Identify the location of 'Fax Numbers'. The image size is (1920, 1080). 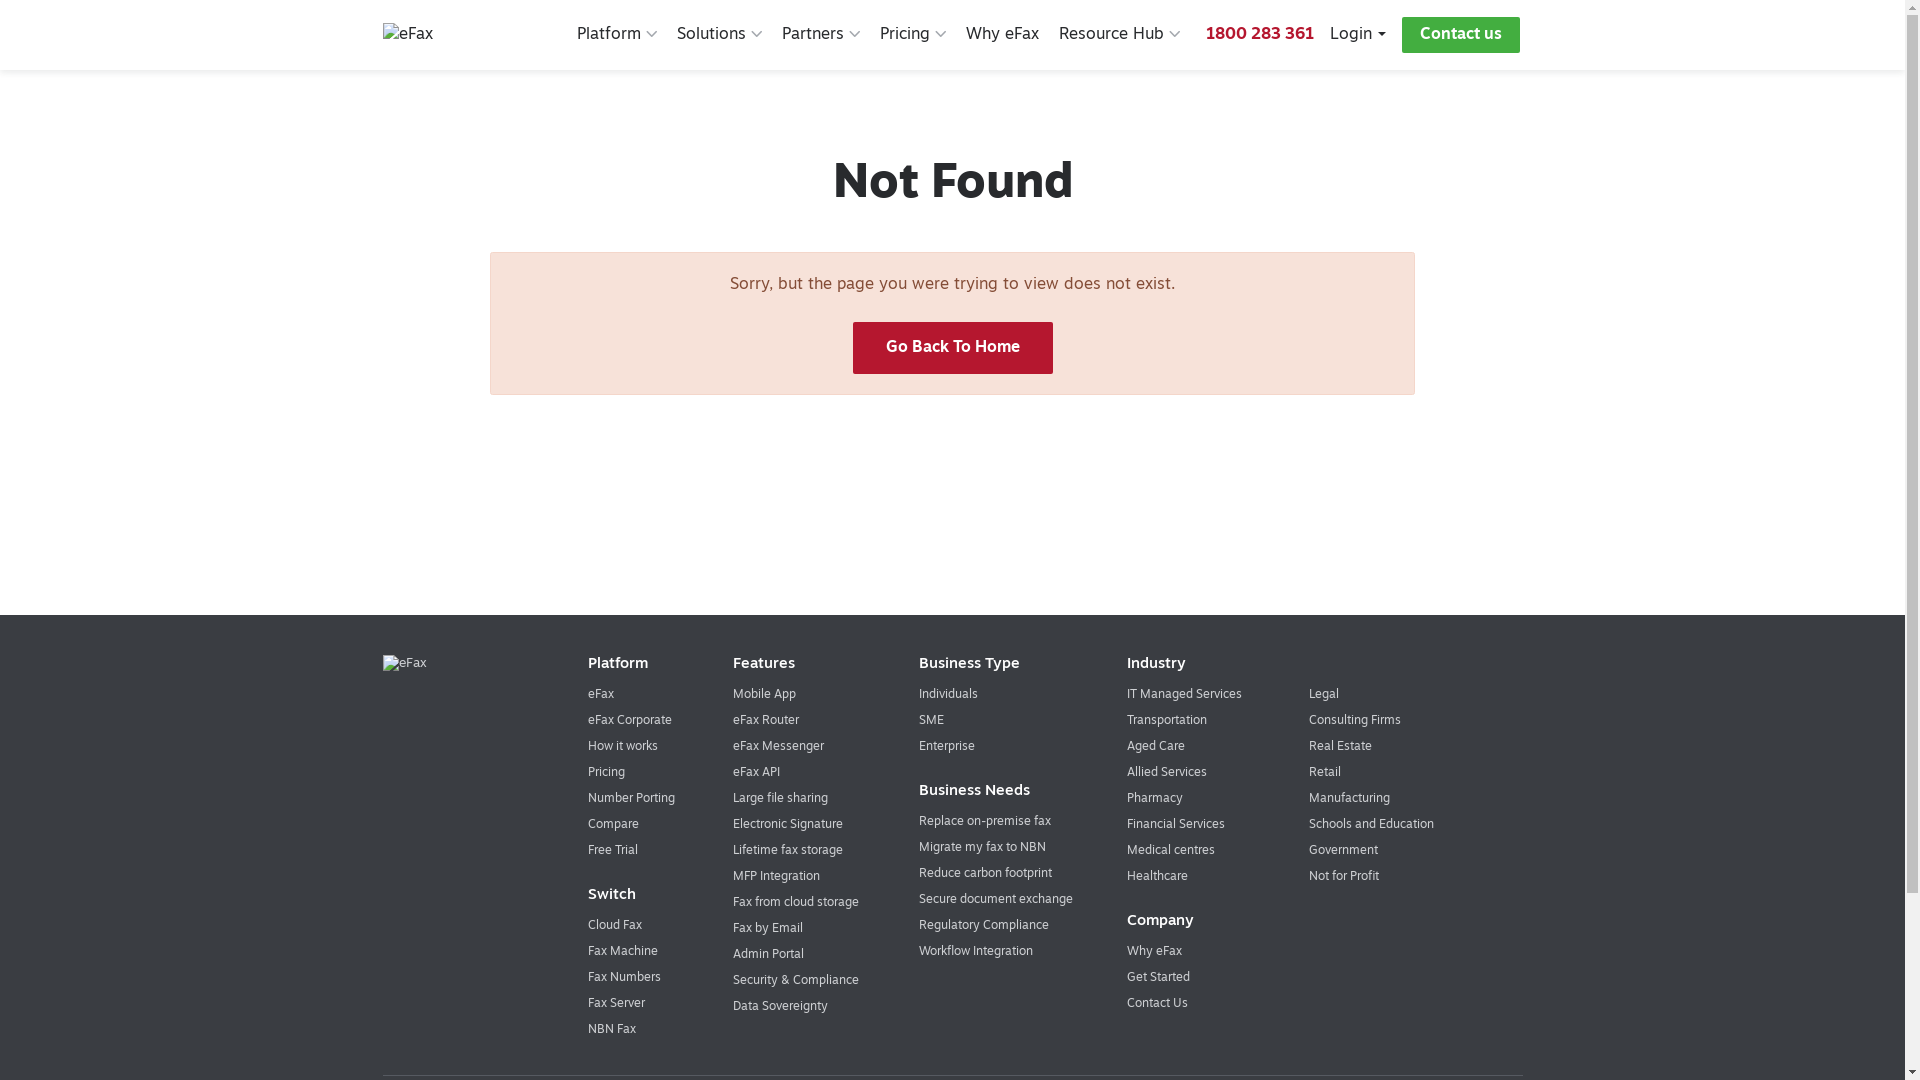
(587, 977).